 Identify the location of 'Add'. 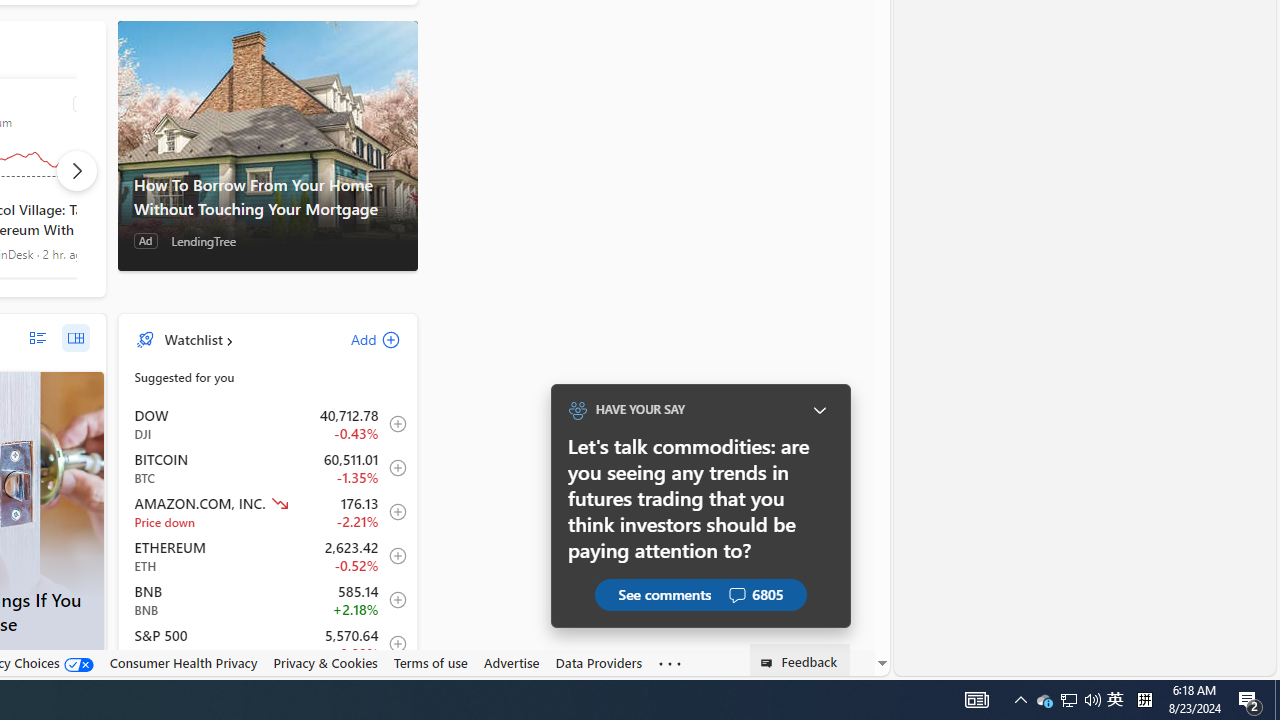
(359, 338).